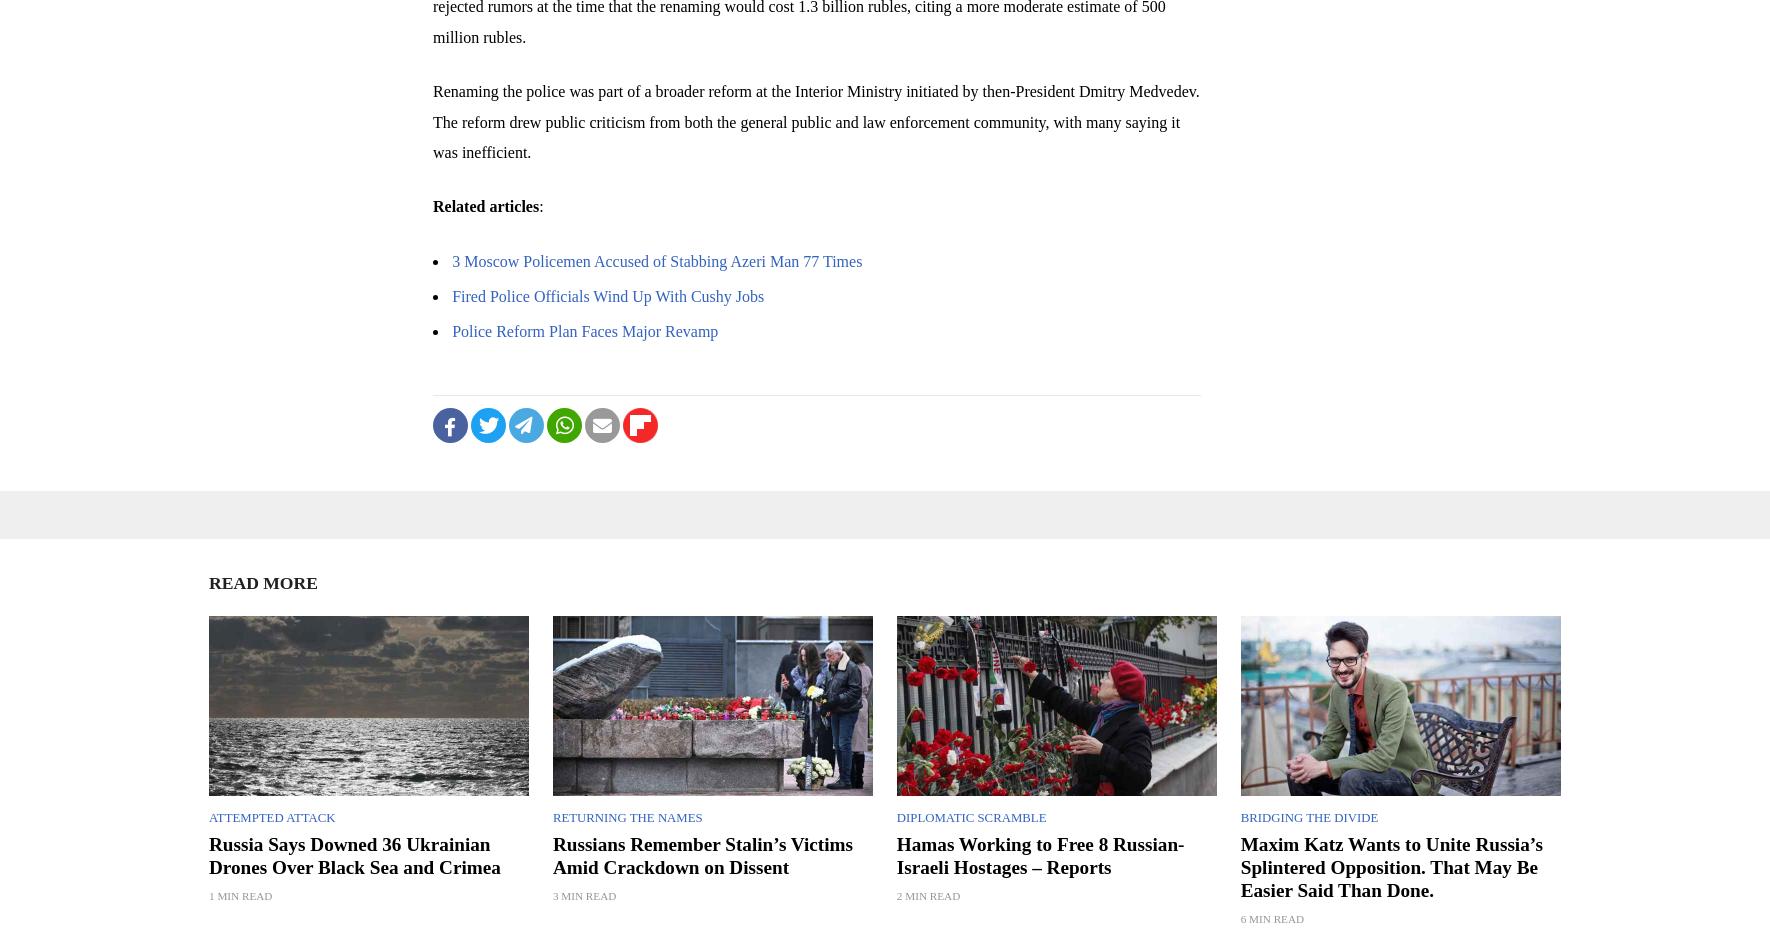  I want to click on '1 Min read', so click(209, 894).